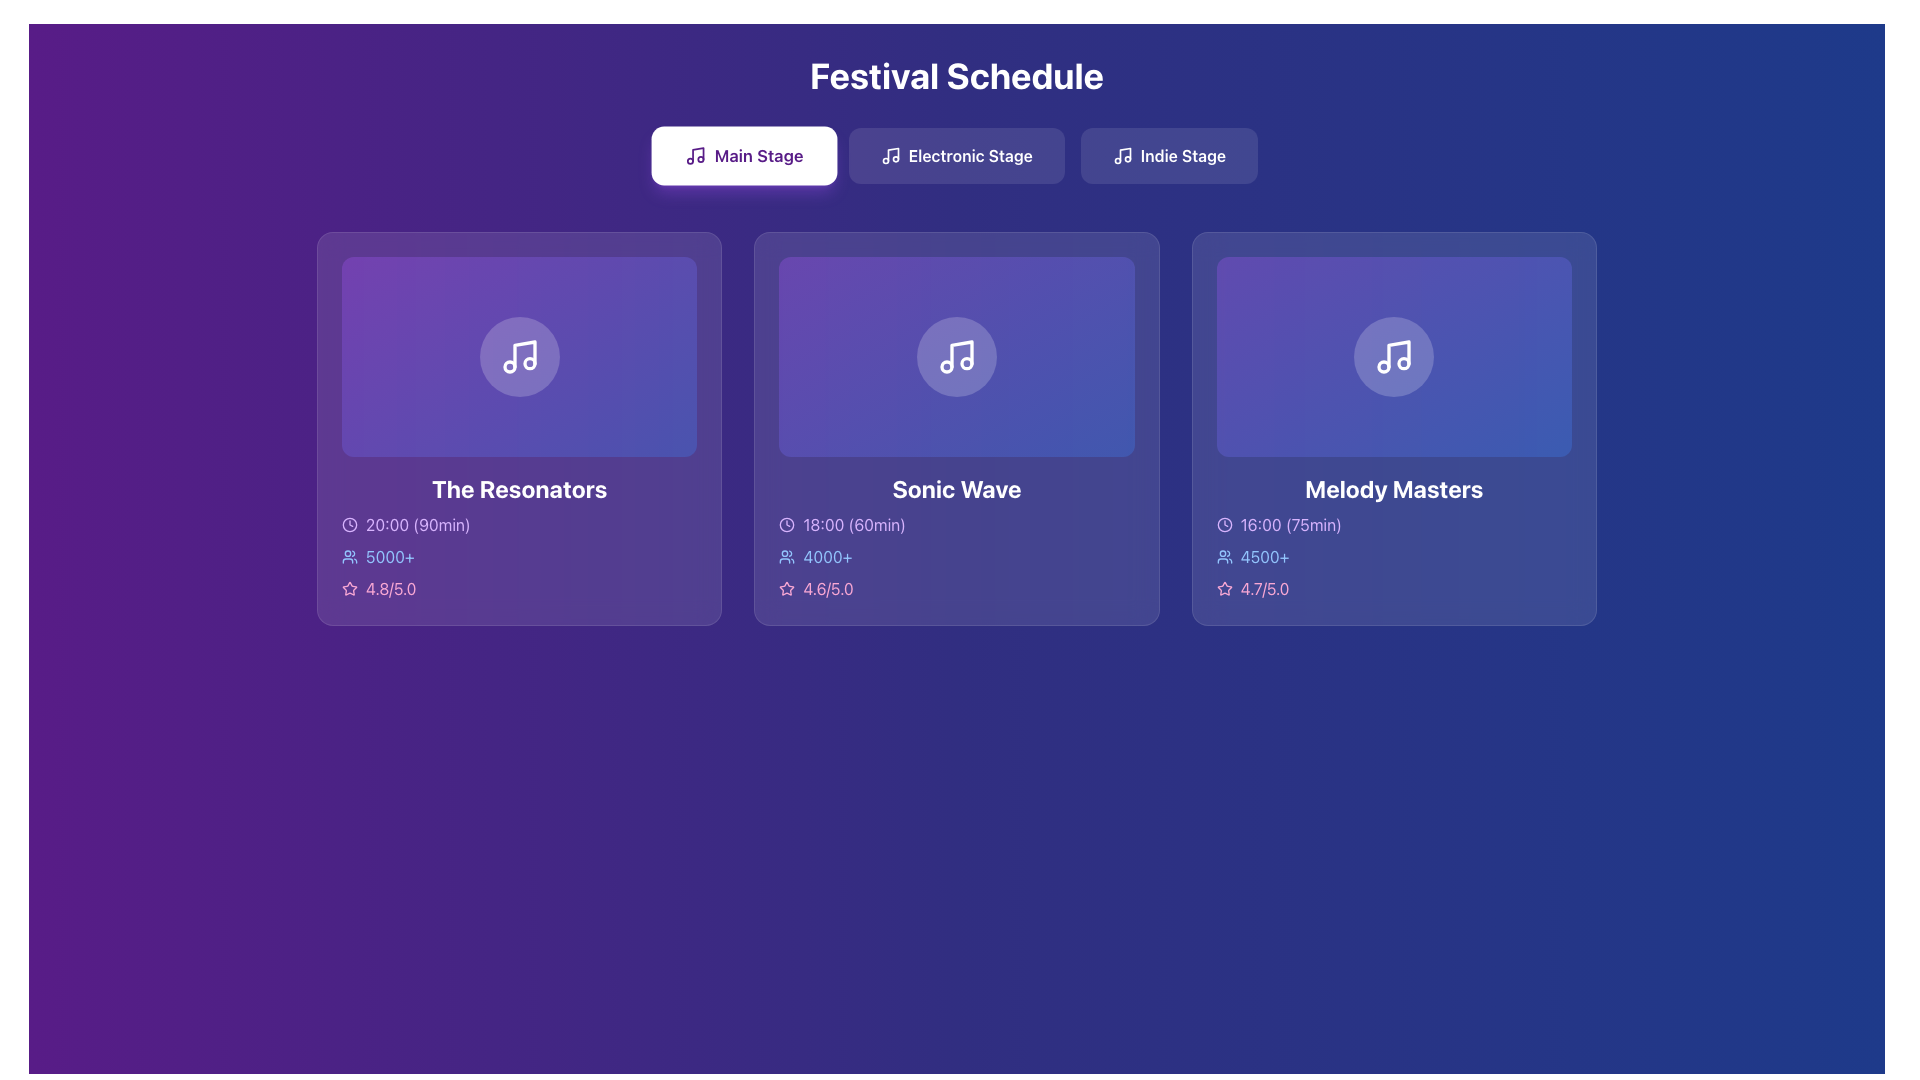 The image size is (1920, 1080). Describe the element at coordinates (955, 355) in the screenshot. I see `the music note icon represented by a white outline inside a light purple circular background, located in the middle panel under the 'Festival Schedule' heading` at that location.